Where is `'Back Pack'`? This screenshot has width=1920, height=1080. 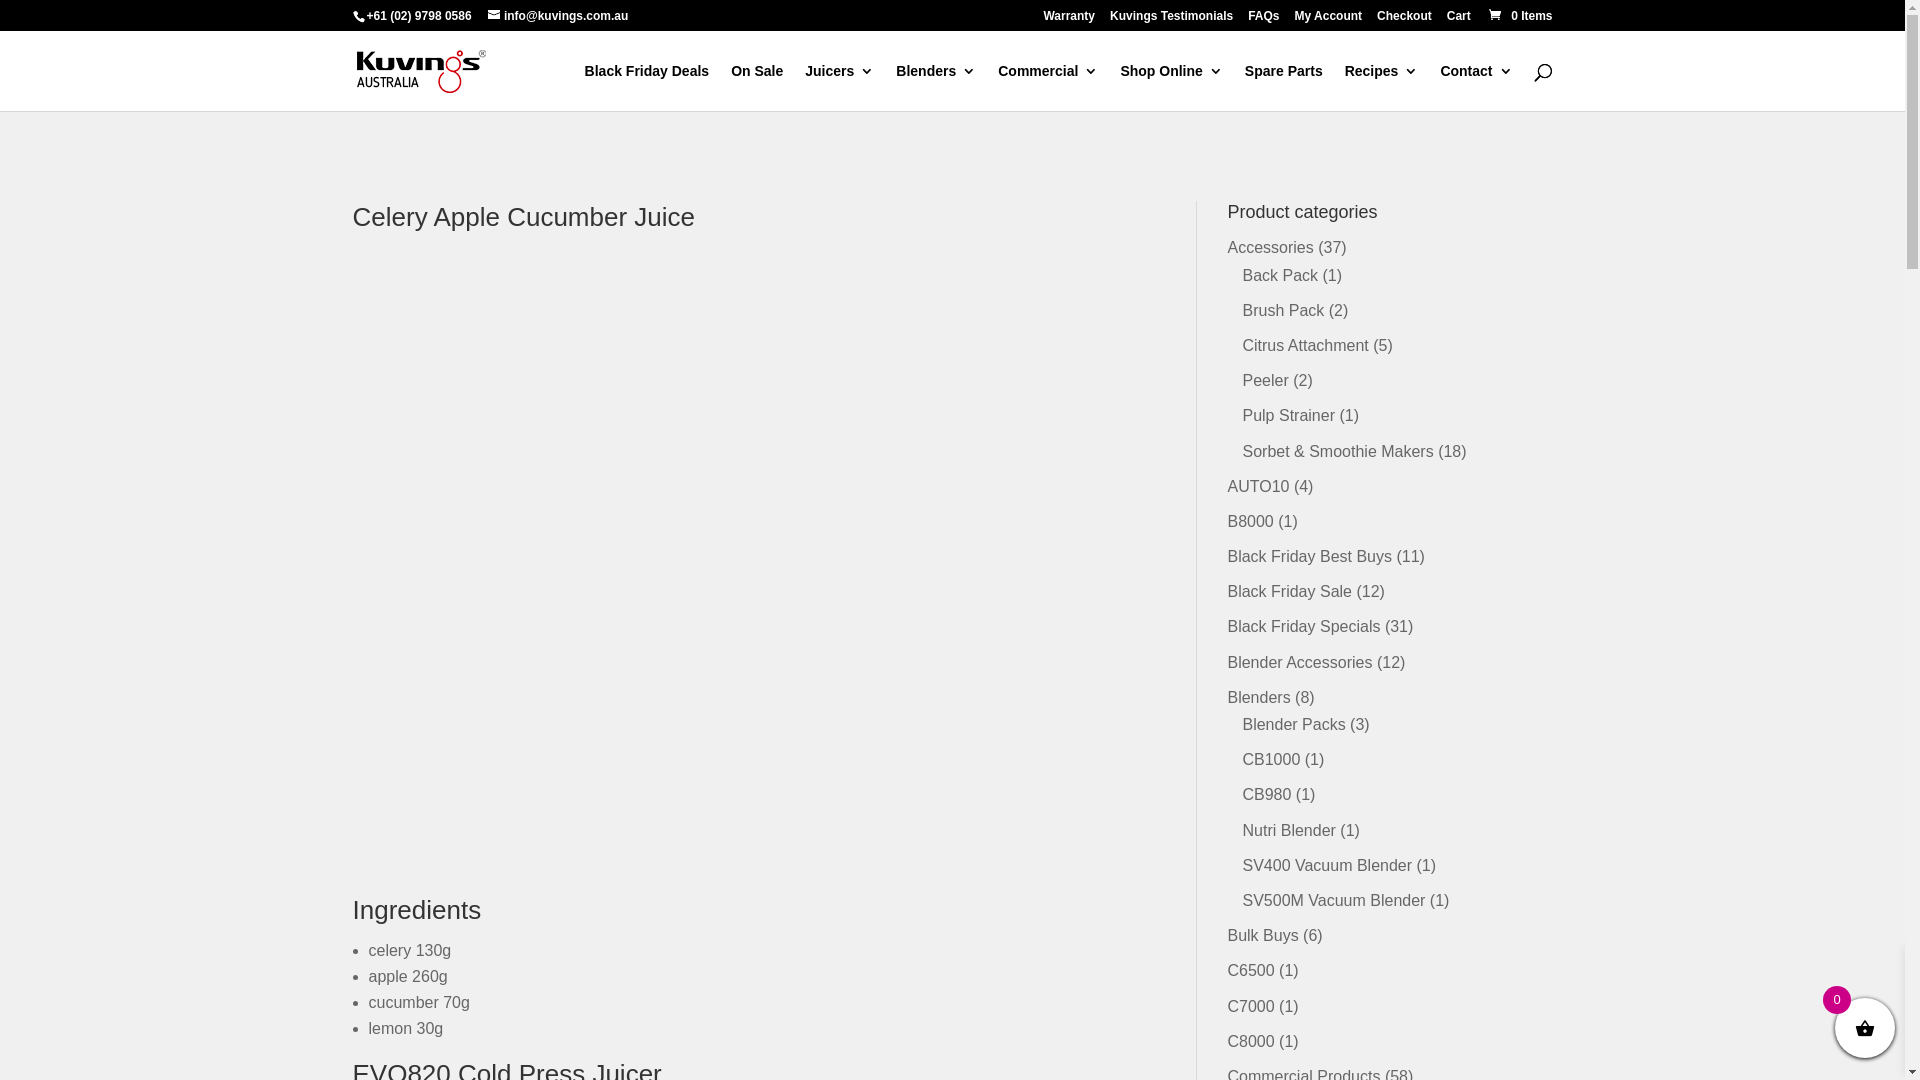 'Back Pack' is located at coordinates (1280, 275).